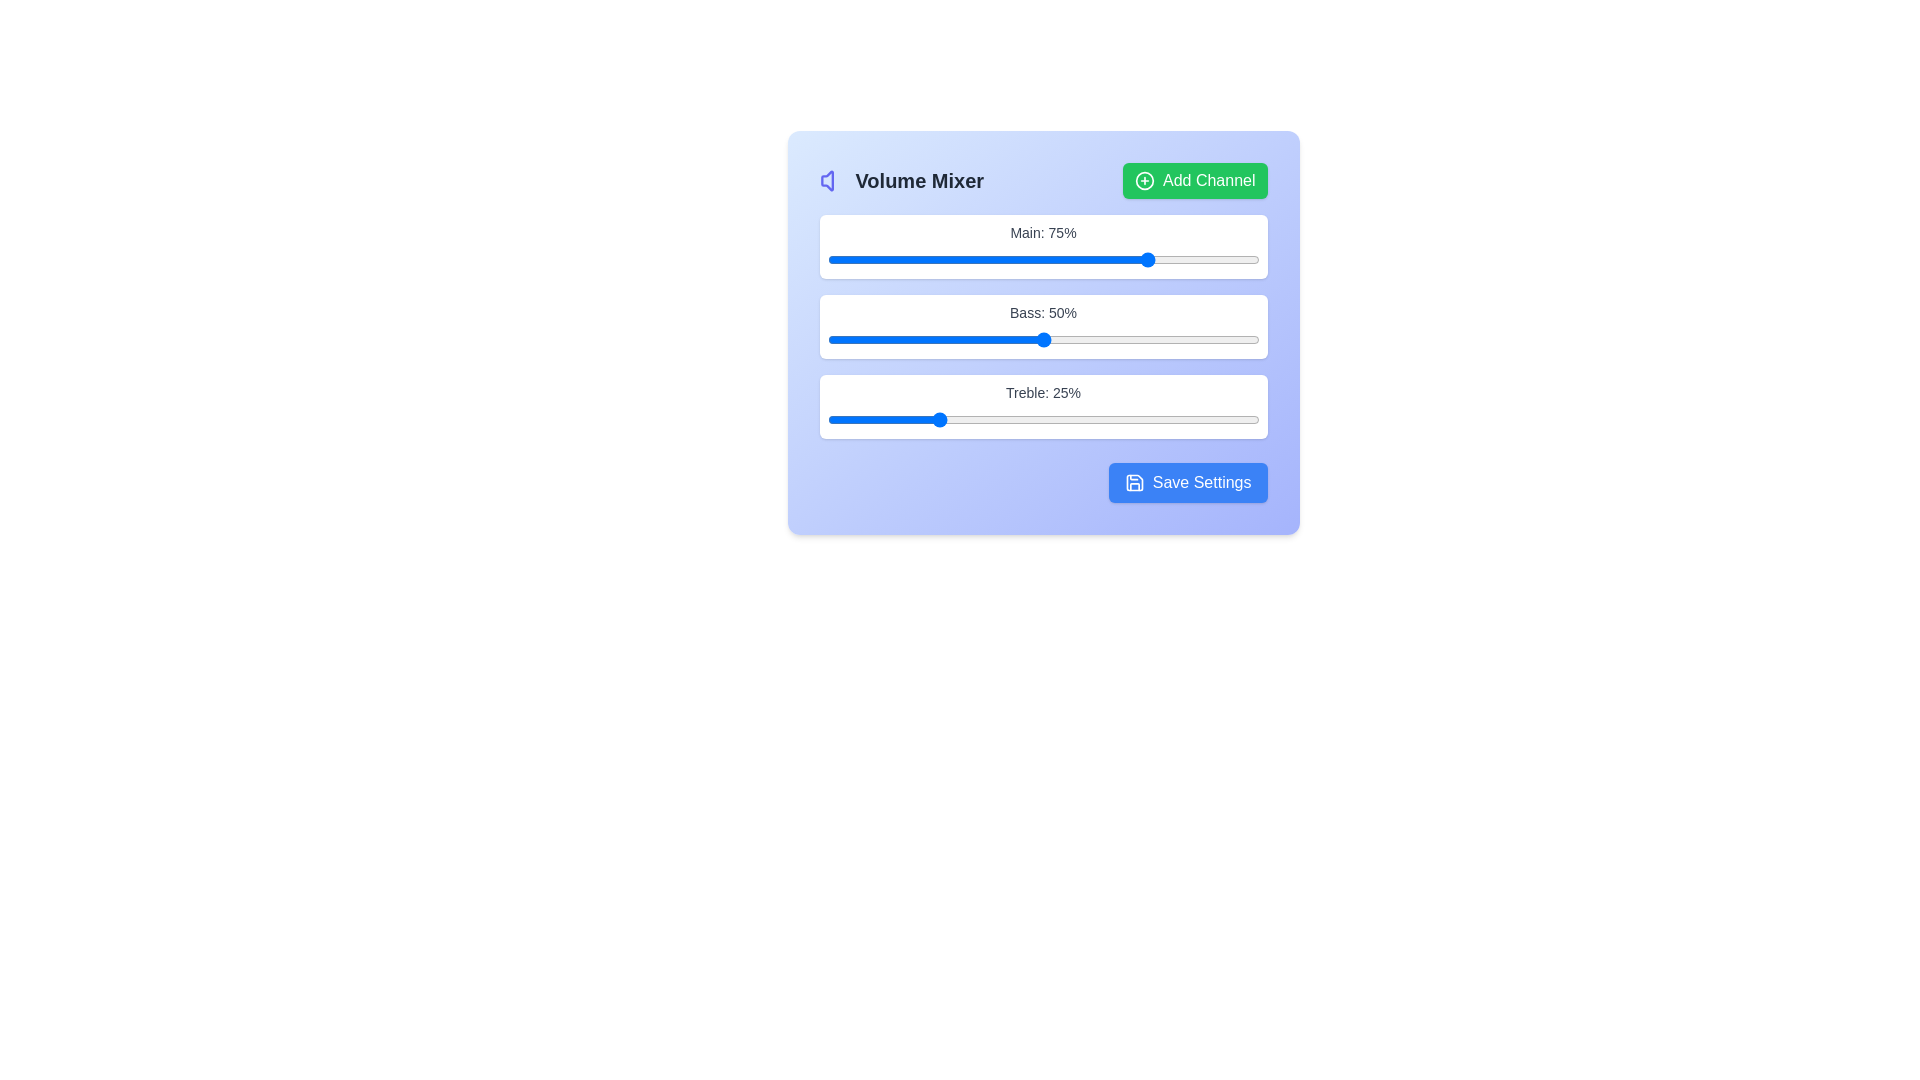  What do you see at coordinates (1017, 338) in the screenshot?
I see `the bass level` at bounding box center [1017, 338].